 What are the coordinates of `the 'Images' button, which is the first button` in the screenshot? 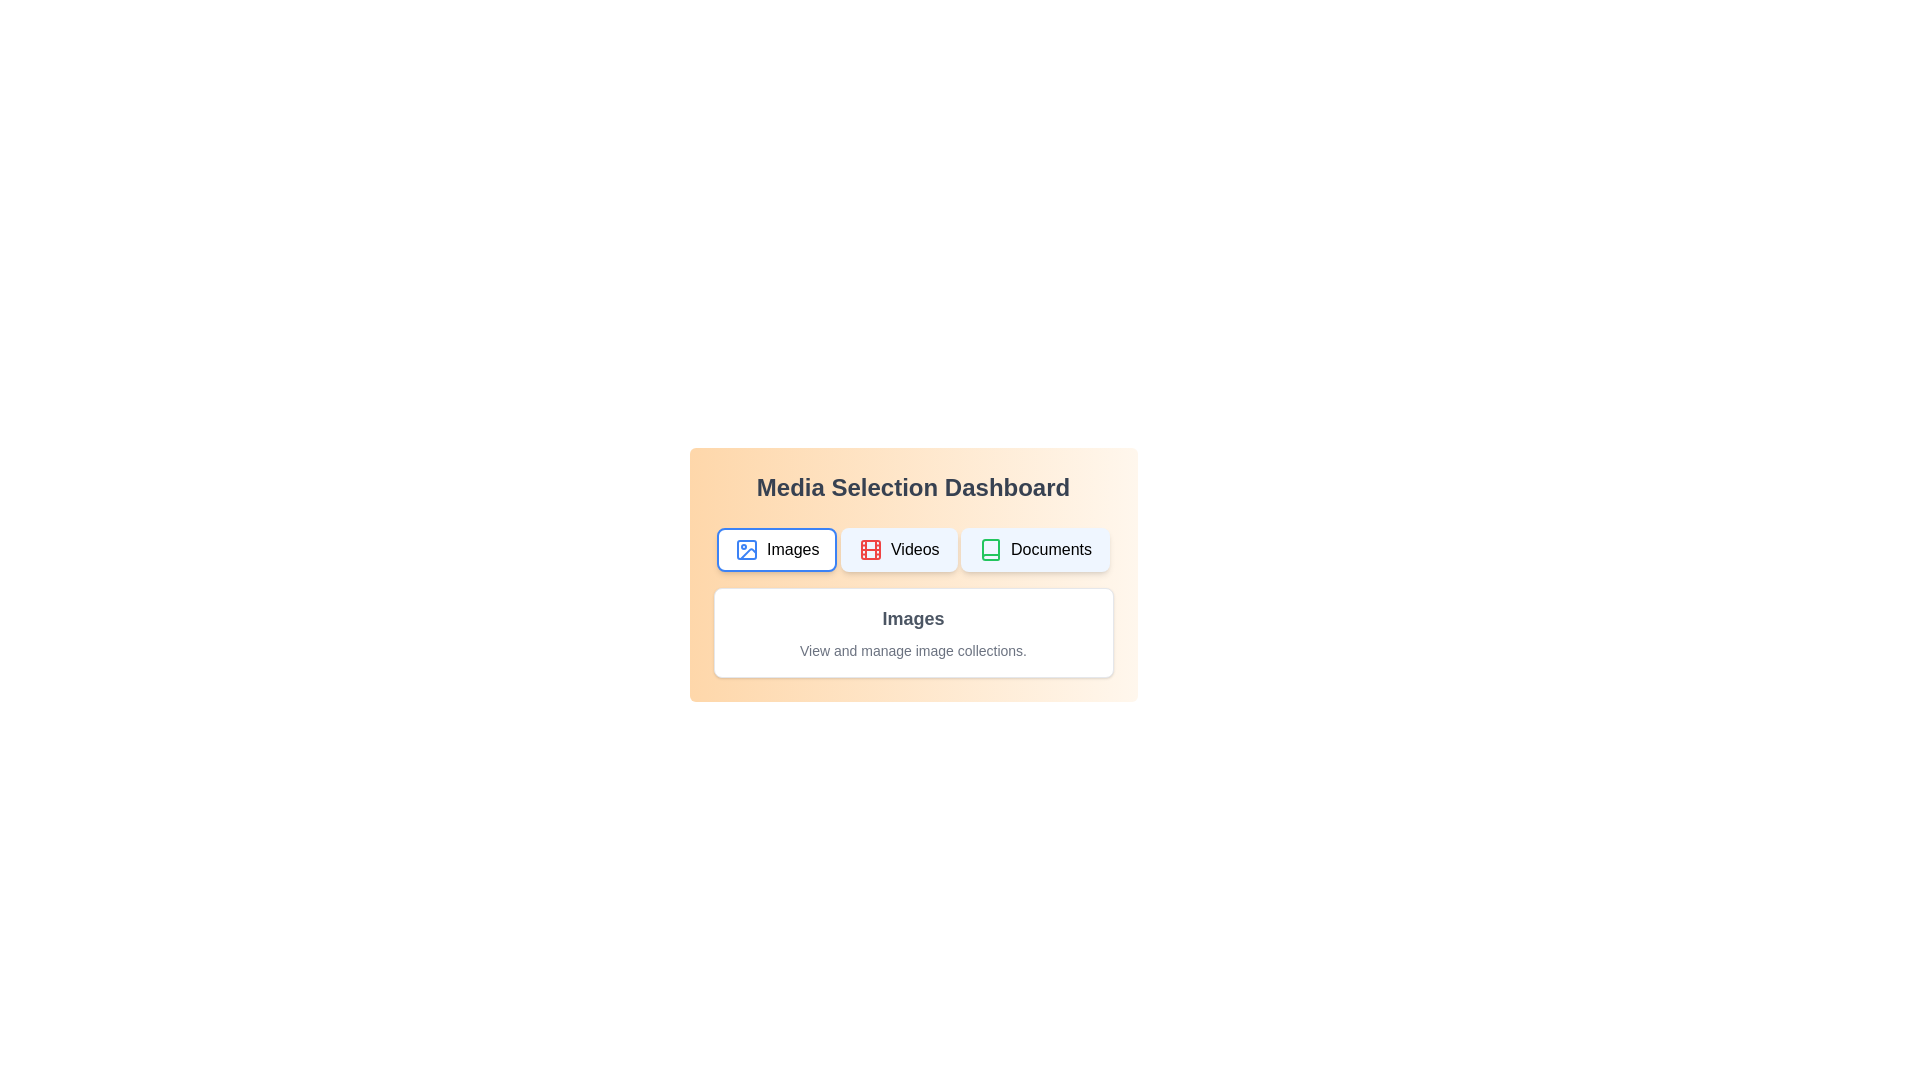 It's located at (776, 550).